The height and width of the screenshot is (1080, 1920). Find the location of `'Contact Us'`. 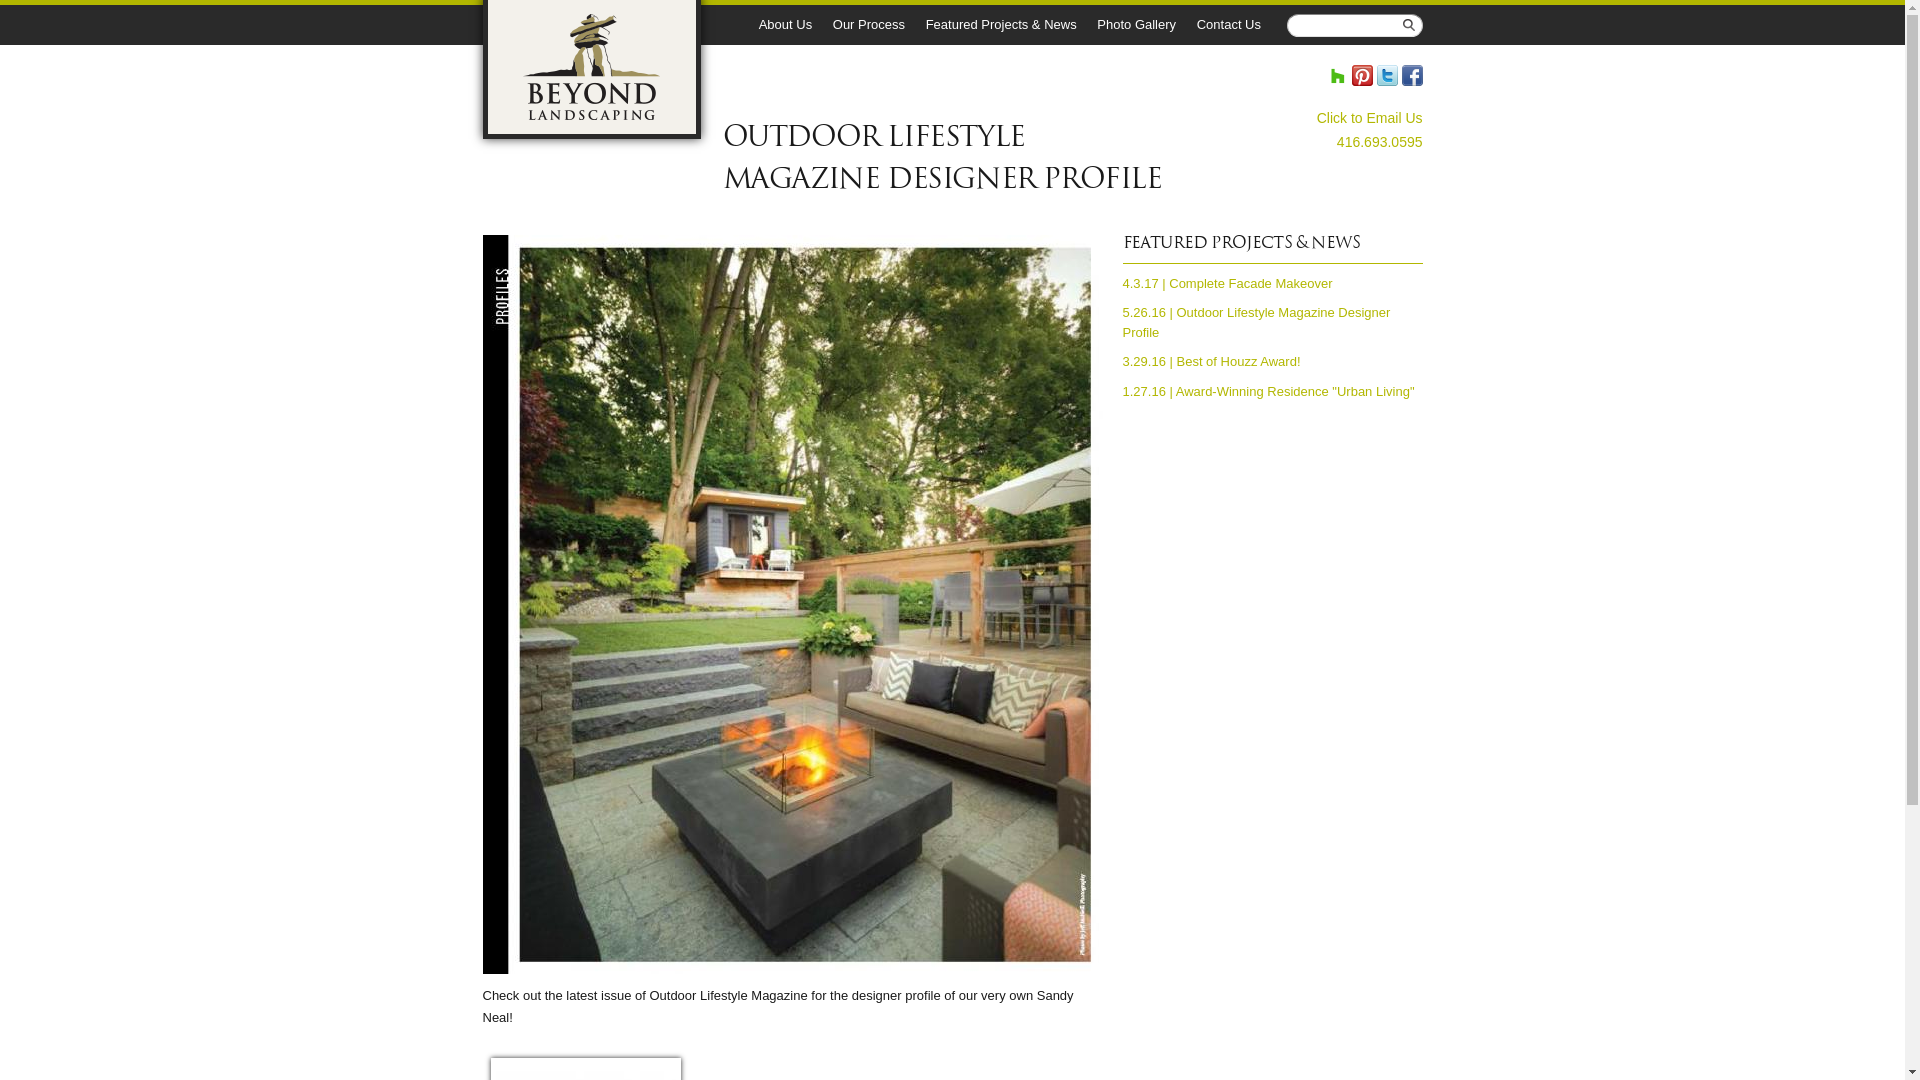

'Contact Us' is located at coordinates (1229, 18).